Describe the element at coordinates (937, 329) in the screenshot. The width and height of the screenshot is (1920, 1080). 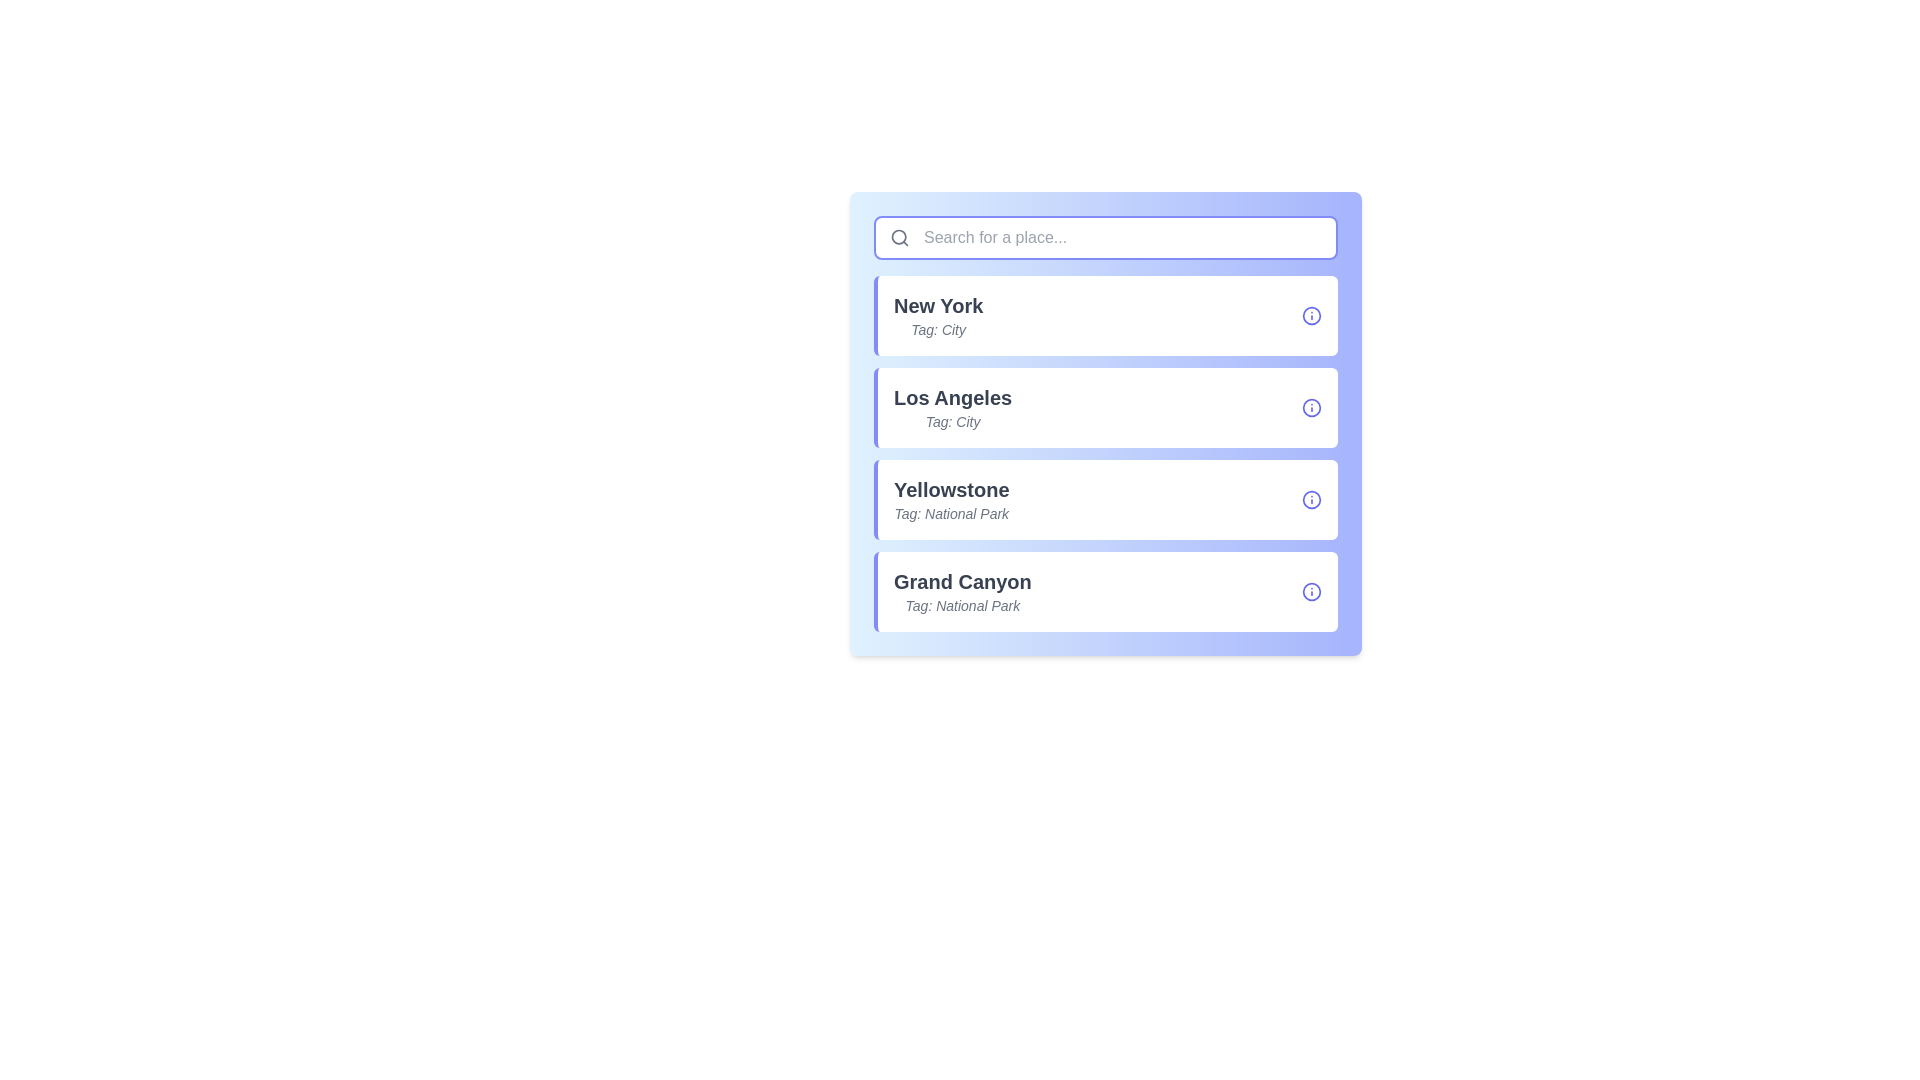
I see `the text label indicating the category or type of the associated location 'New York', which is located directly below the bold text 'New York' within a list item` at that location.